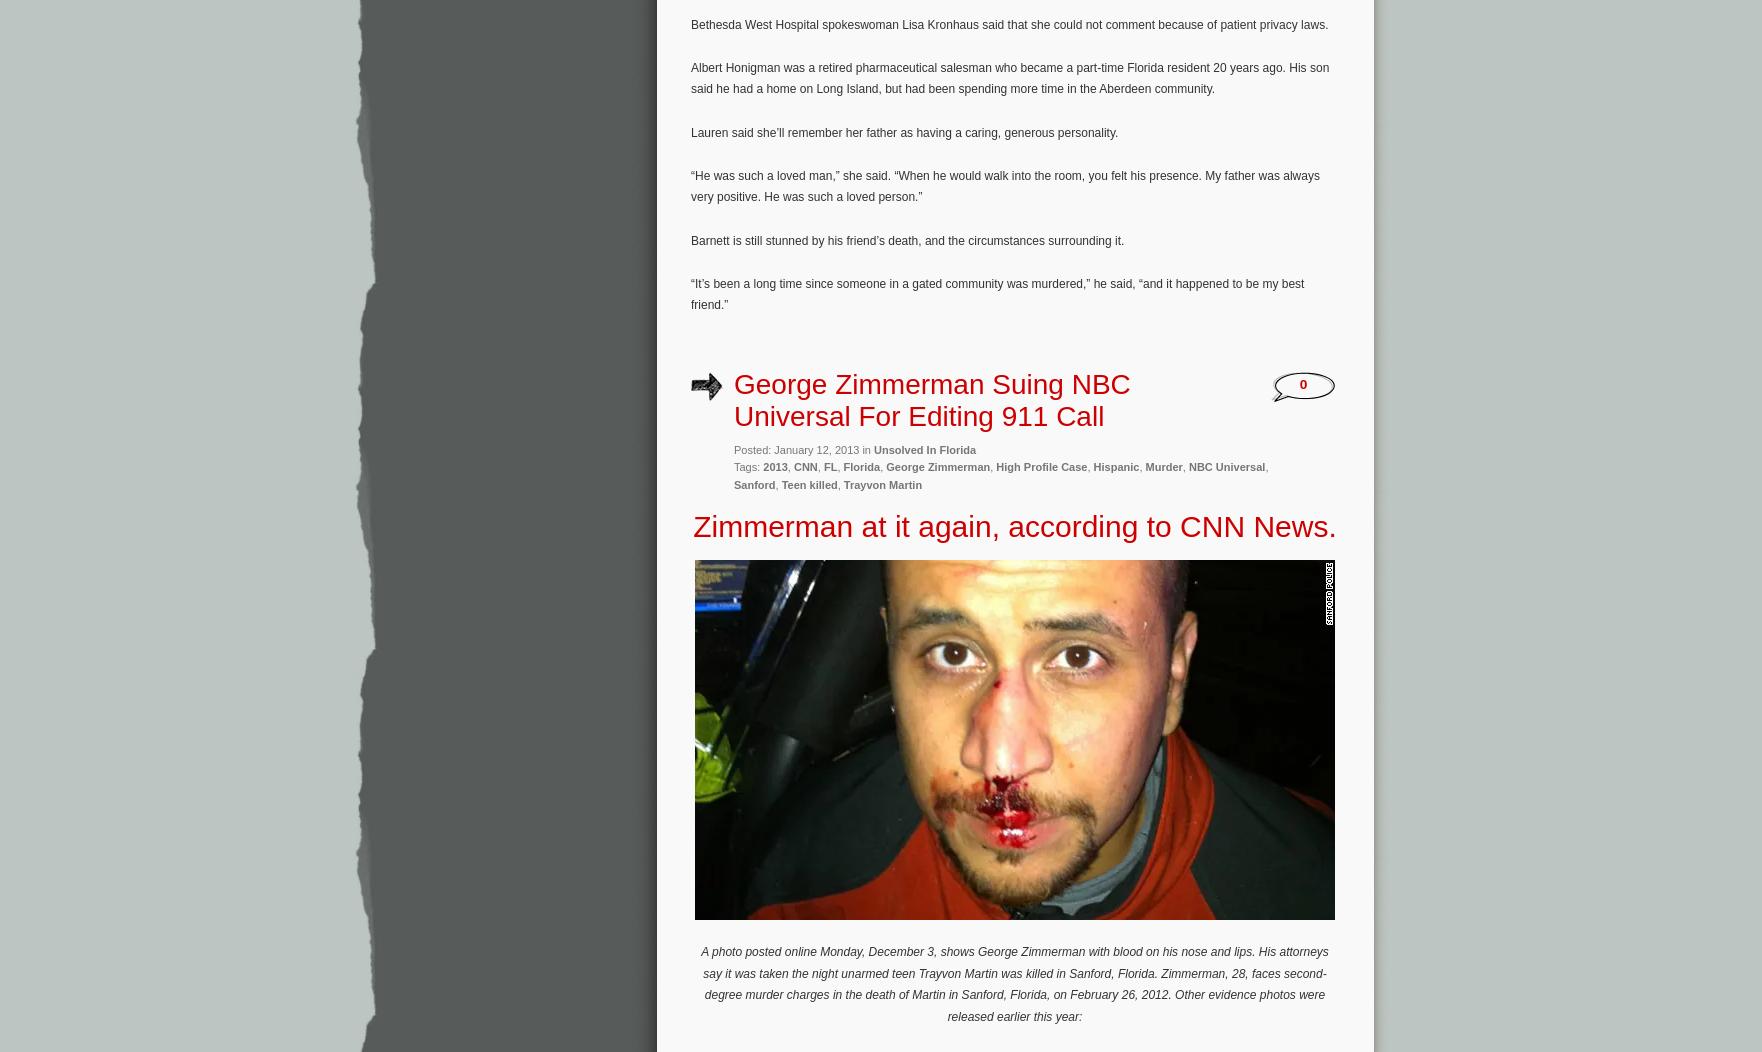  Describe the element at coordinates (1009, 23) in the screenshot. I see `'Bethesda West Hospital spokeswoman Lisa Kronhaus said that she could not comment because of patient privacy laws.'` at that location.